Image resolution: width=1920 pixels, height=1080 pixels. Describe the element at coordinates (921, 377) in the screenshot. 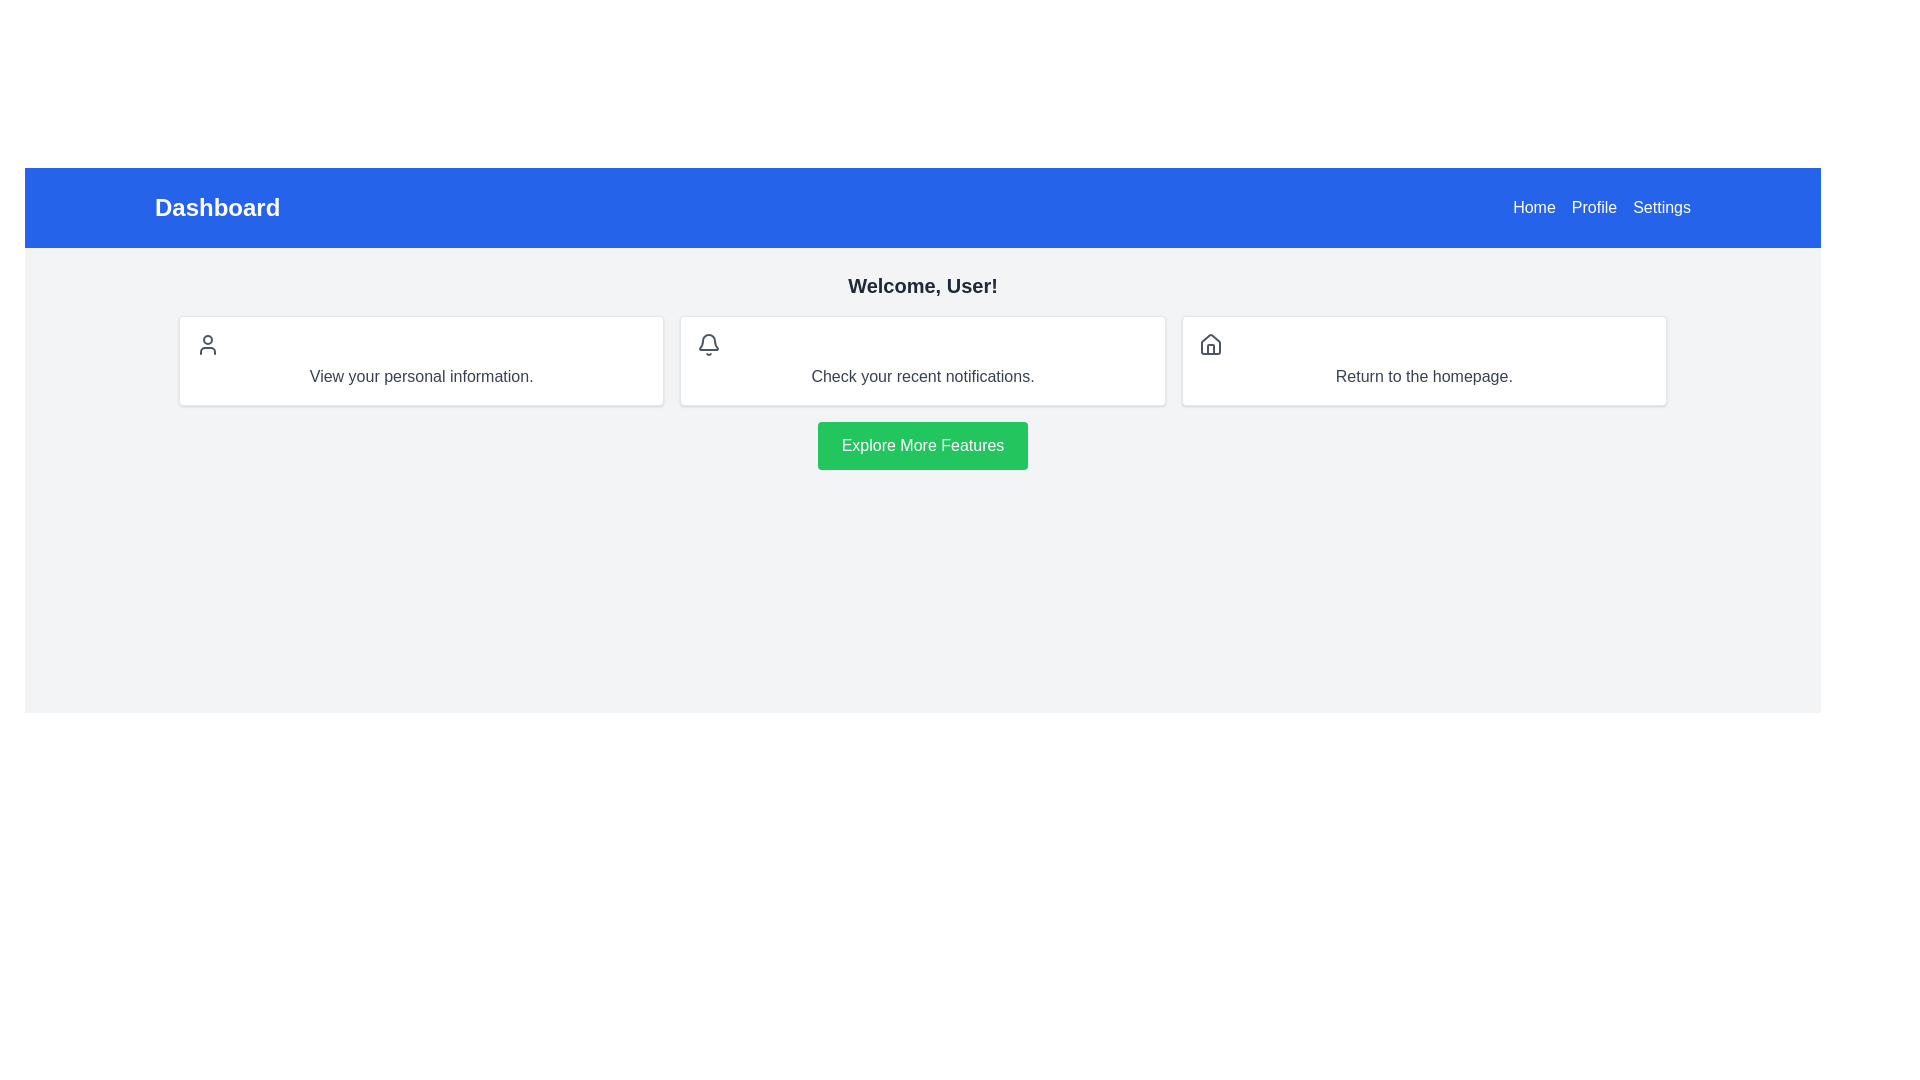

I see `the Text label that informs the user about recent notifications, located in the middle card below the 'Welcome, User!' header and to the right of a bell icon` at that location.